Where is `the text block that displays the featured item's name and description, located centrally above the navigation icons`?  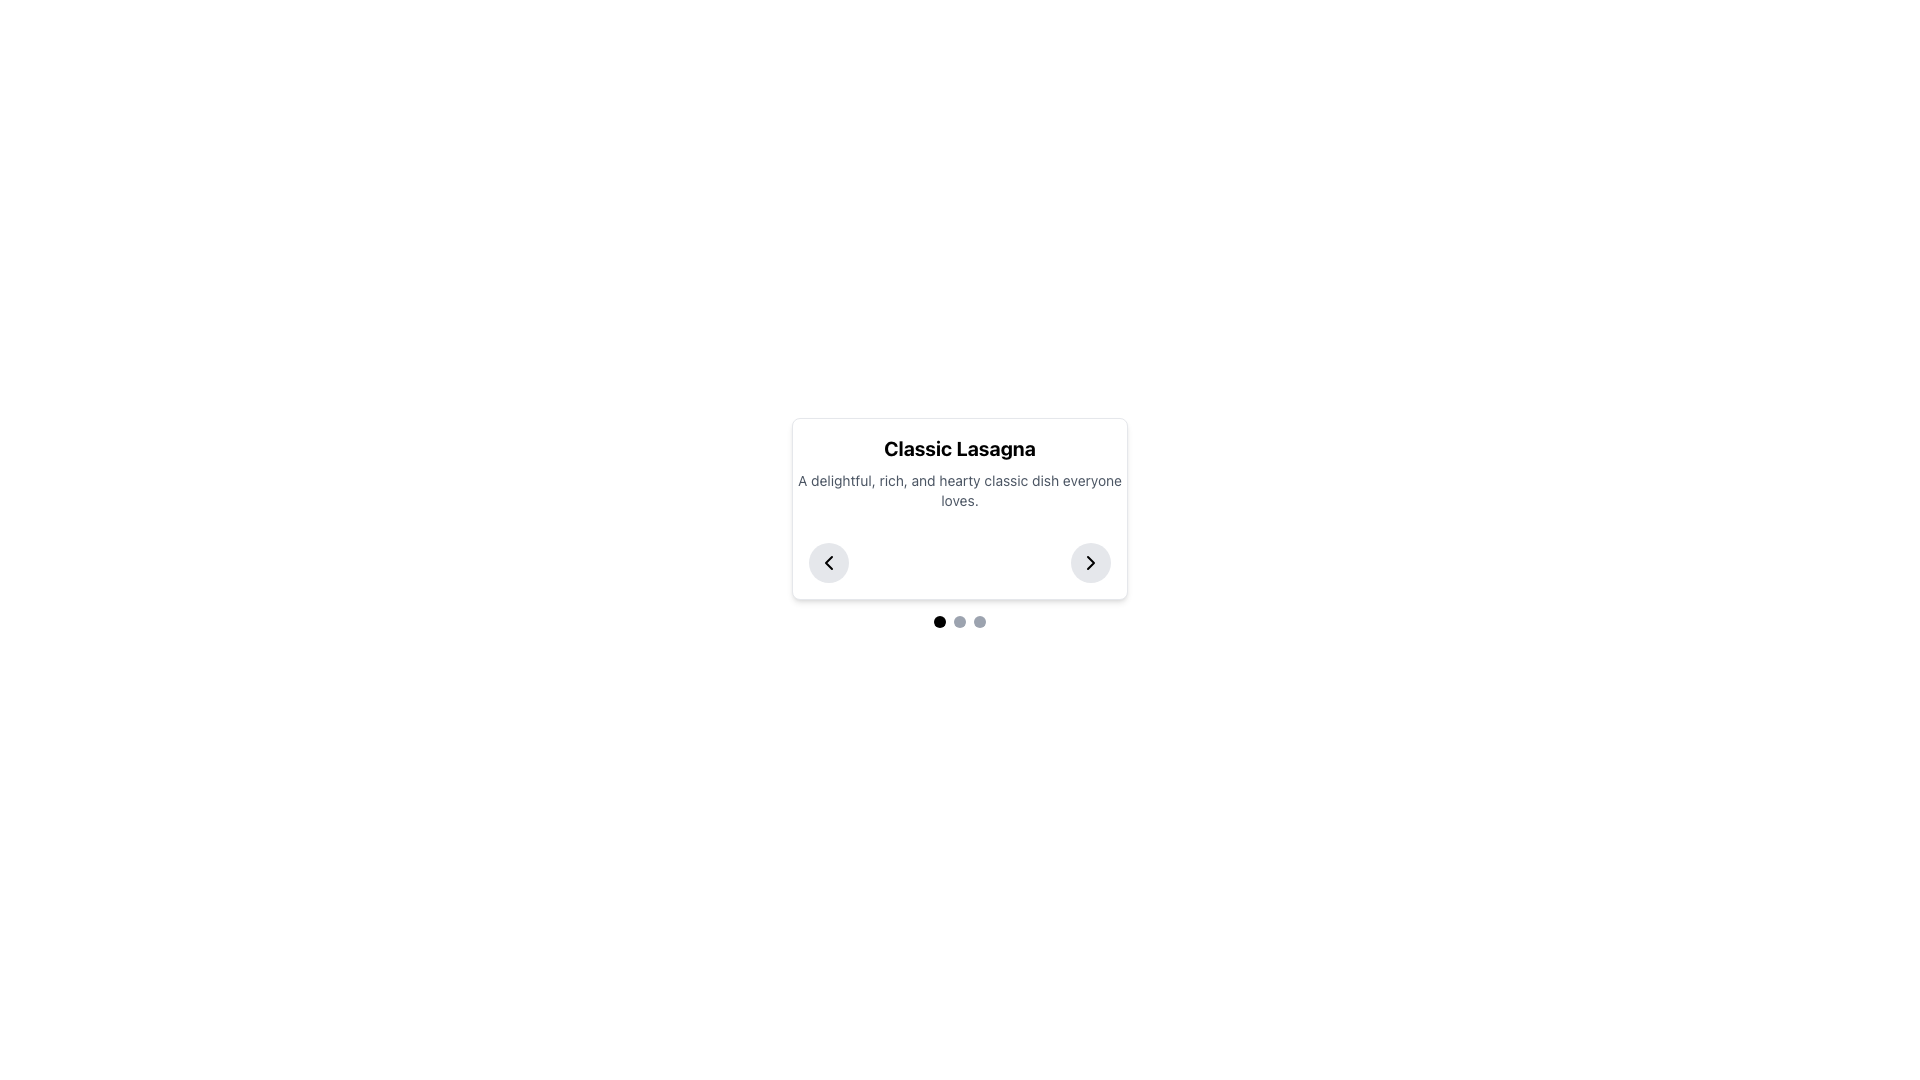
the text block that displays the featured item's name and description, located centrally above the navigation icons is located at coordinates (960, 473).